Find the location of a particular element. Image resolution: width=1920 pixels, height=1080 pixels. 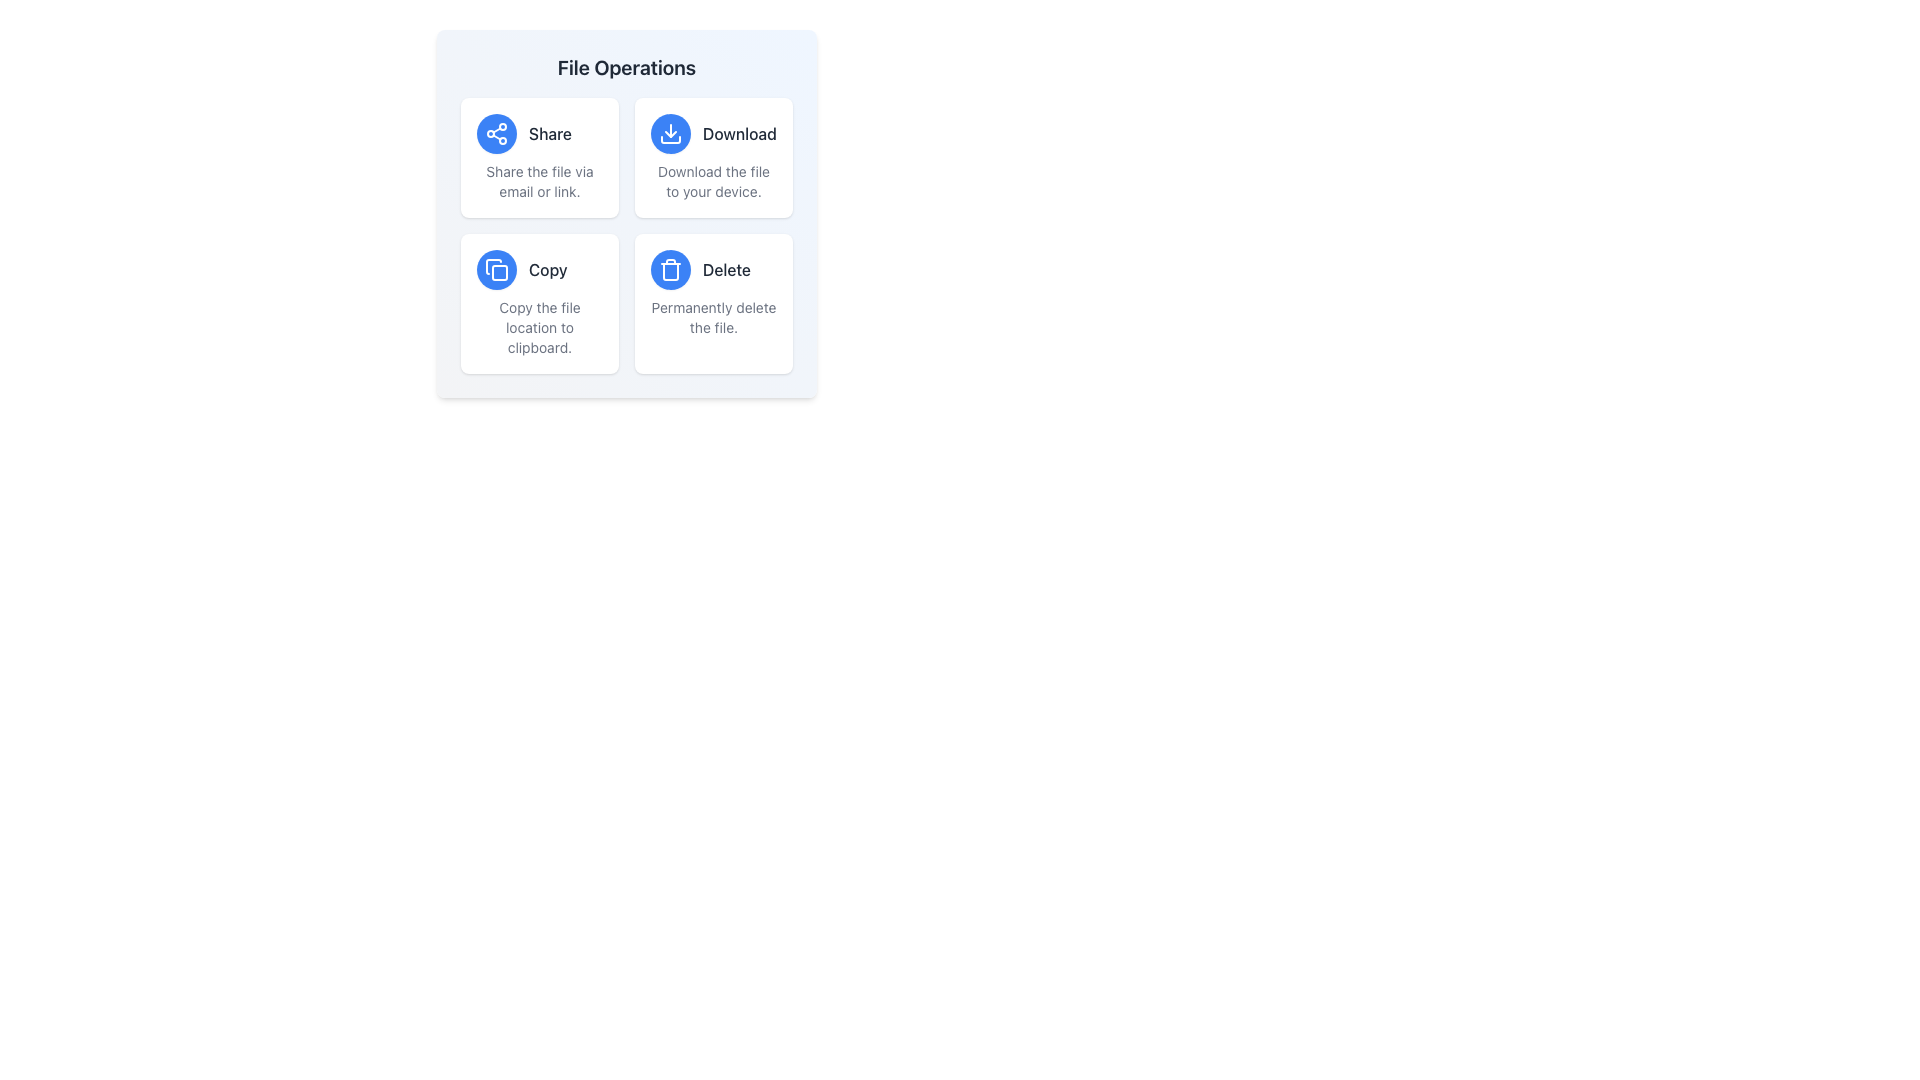

the 'Download' button, which is a blue circular icon with a download arrow and bold text in dark gray, positioned in the top-right corner of a 2x2 grid layout is located at coordinates (714, 157).